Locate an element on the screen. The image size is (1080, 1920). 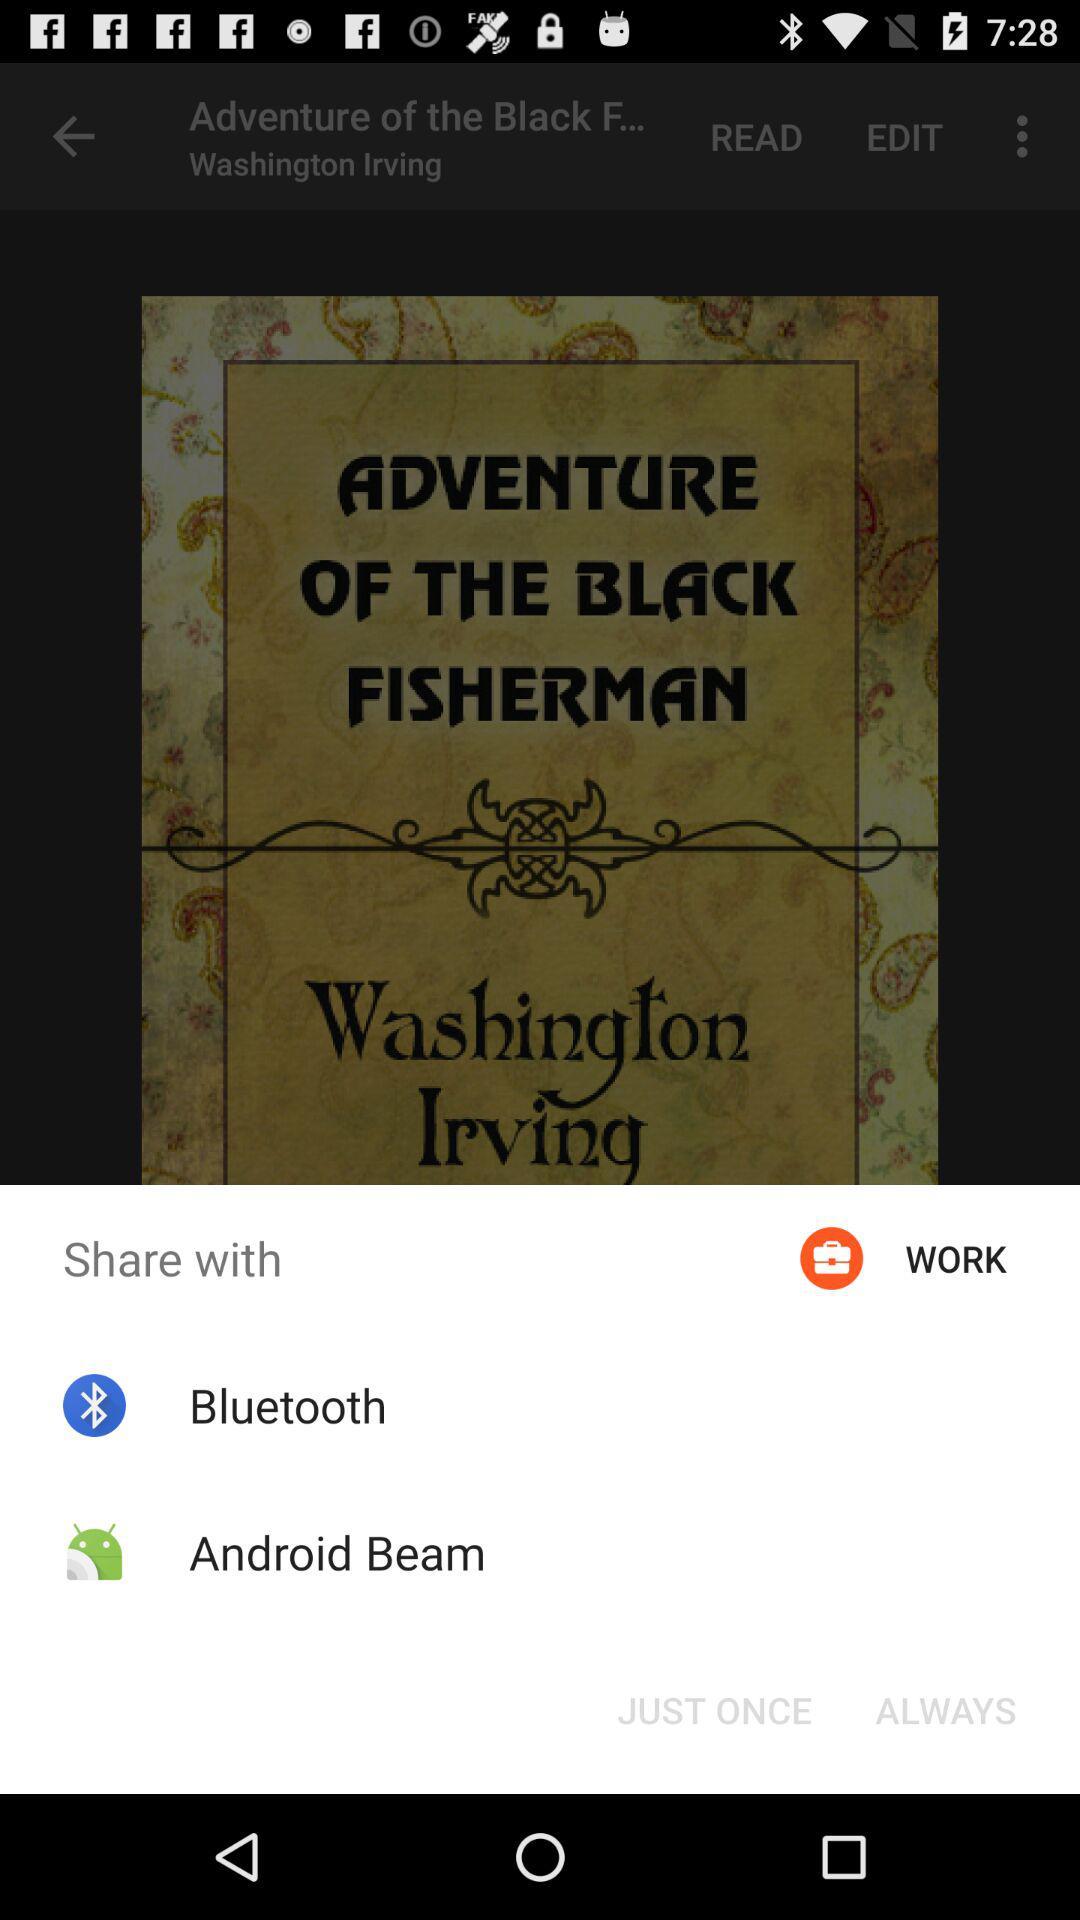
the bluetooth is located at coordinates (288, 1404).